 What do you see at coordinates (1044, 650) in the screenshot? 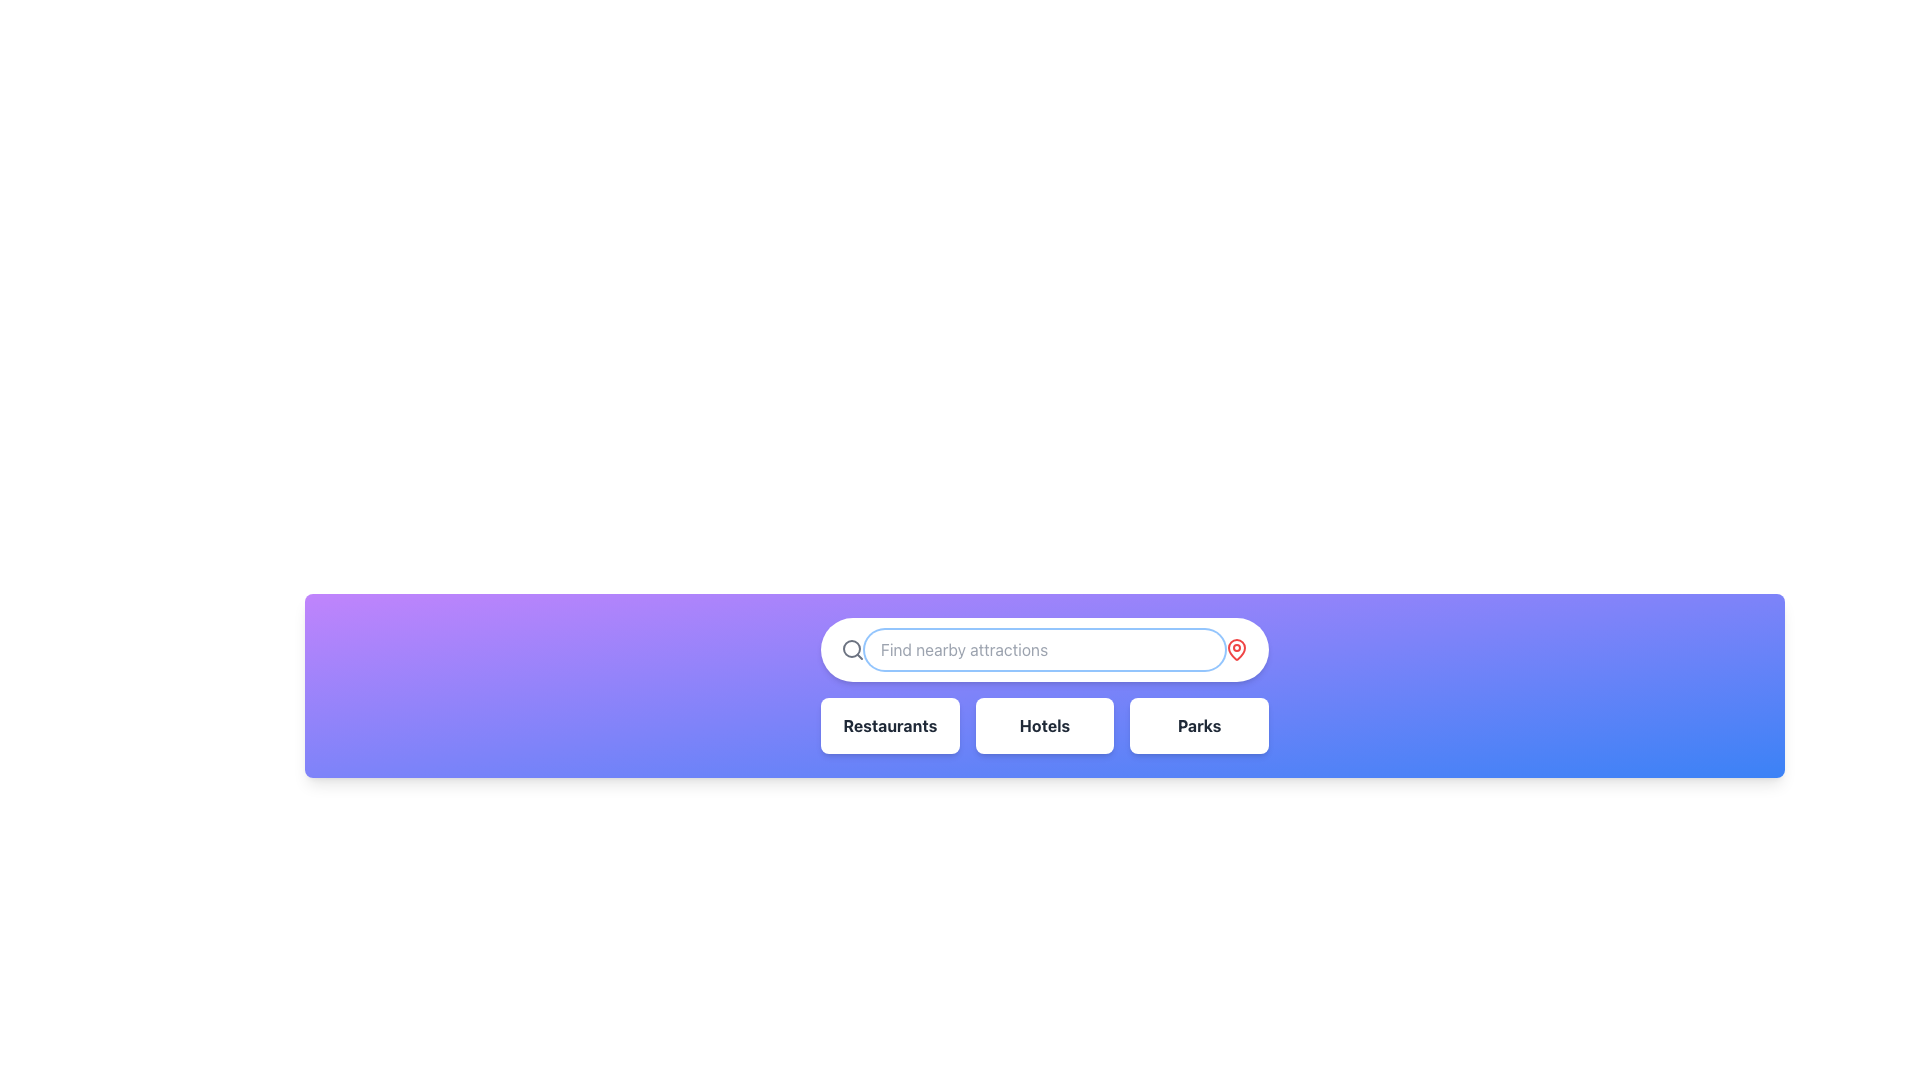
I see `the text input field with rounded corners that has the placeholder 'Find nearby attractions' to focus on it` at bounding box center [1044, 650].